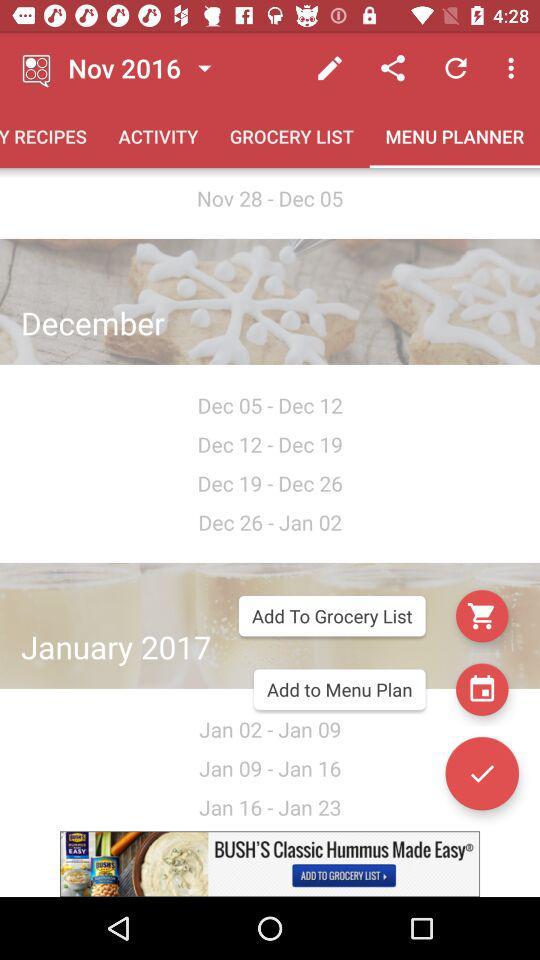  Describe the element at coordinates (481, 772) in the screenshot. I see `the check icon` at that location.